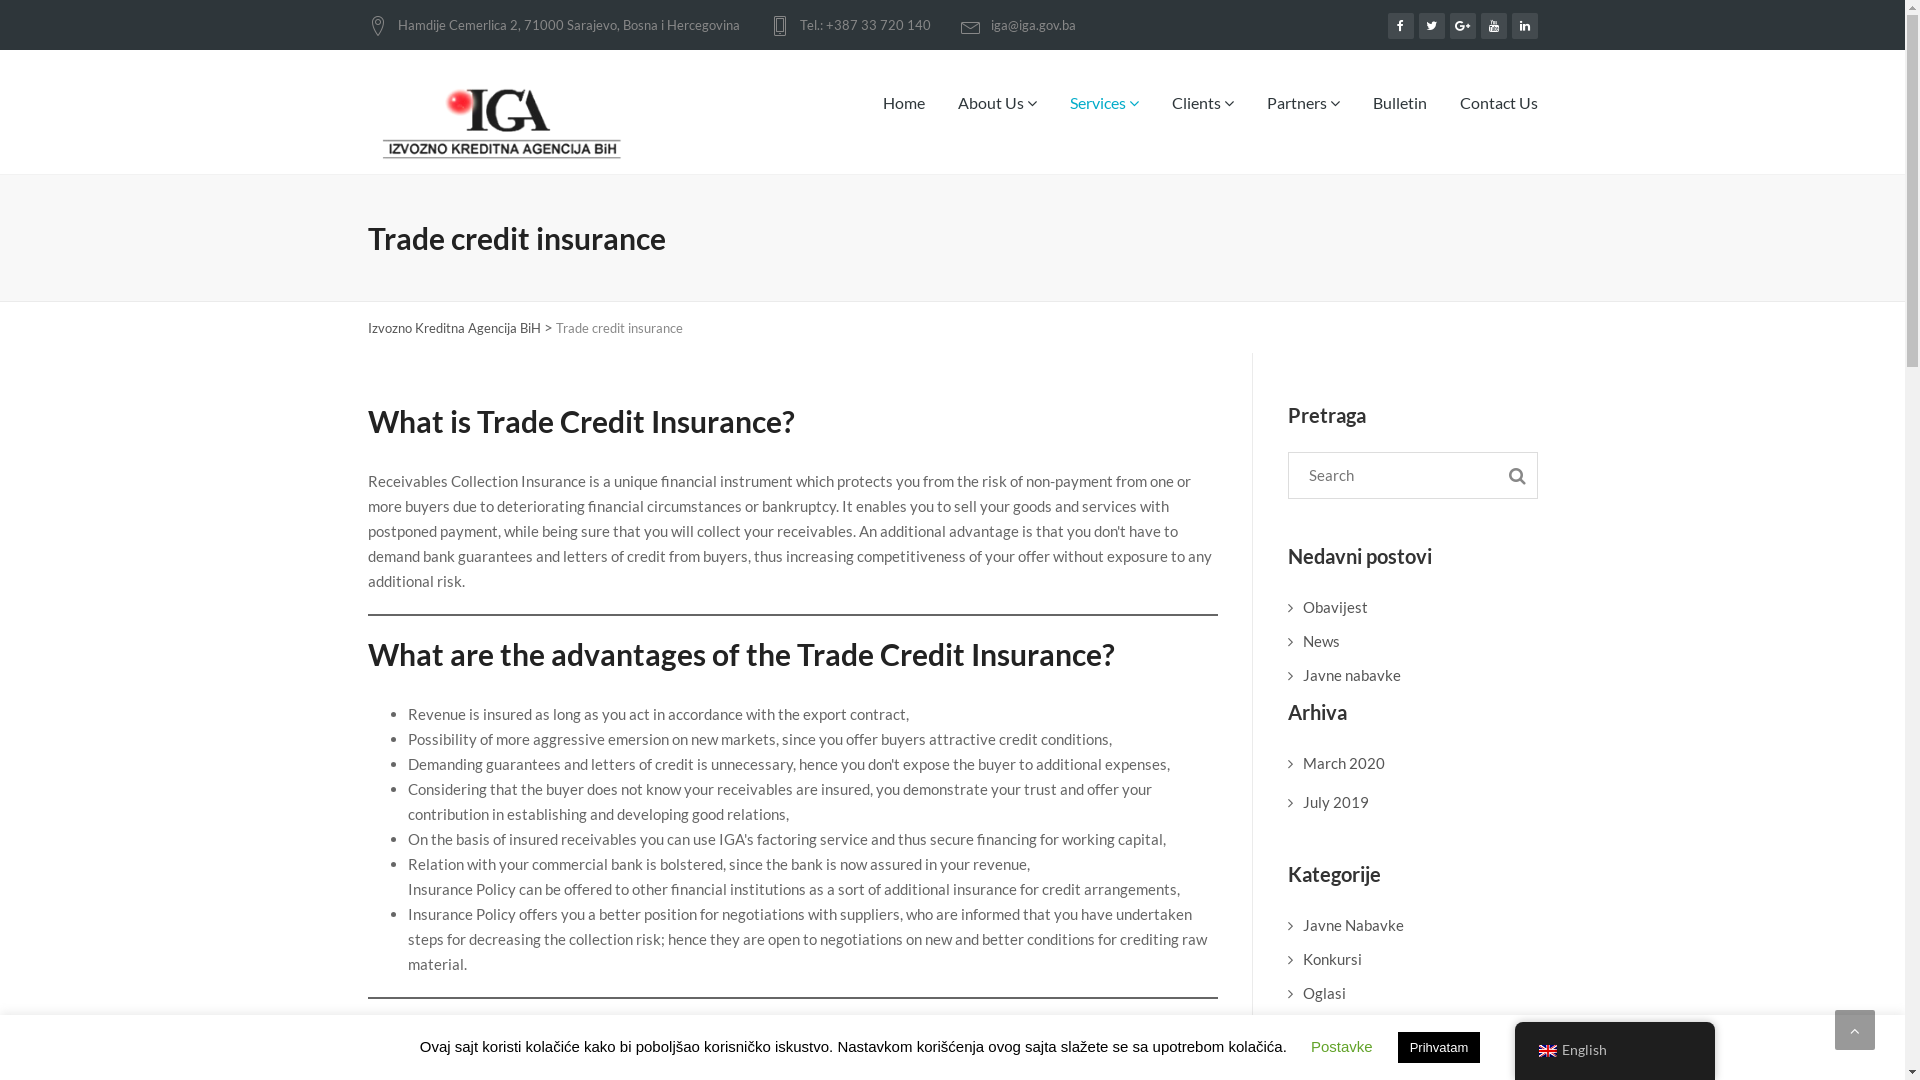  Describe the element at coordinates (1200, 118) in the screenshot. I see `'Clients'` at that location.